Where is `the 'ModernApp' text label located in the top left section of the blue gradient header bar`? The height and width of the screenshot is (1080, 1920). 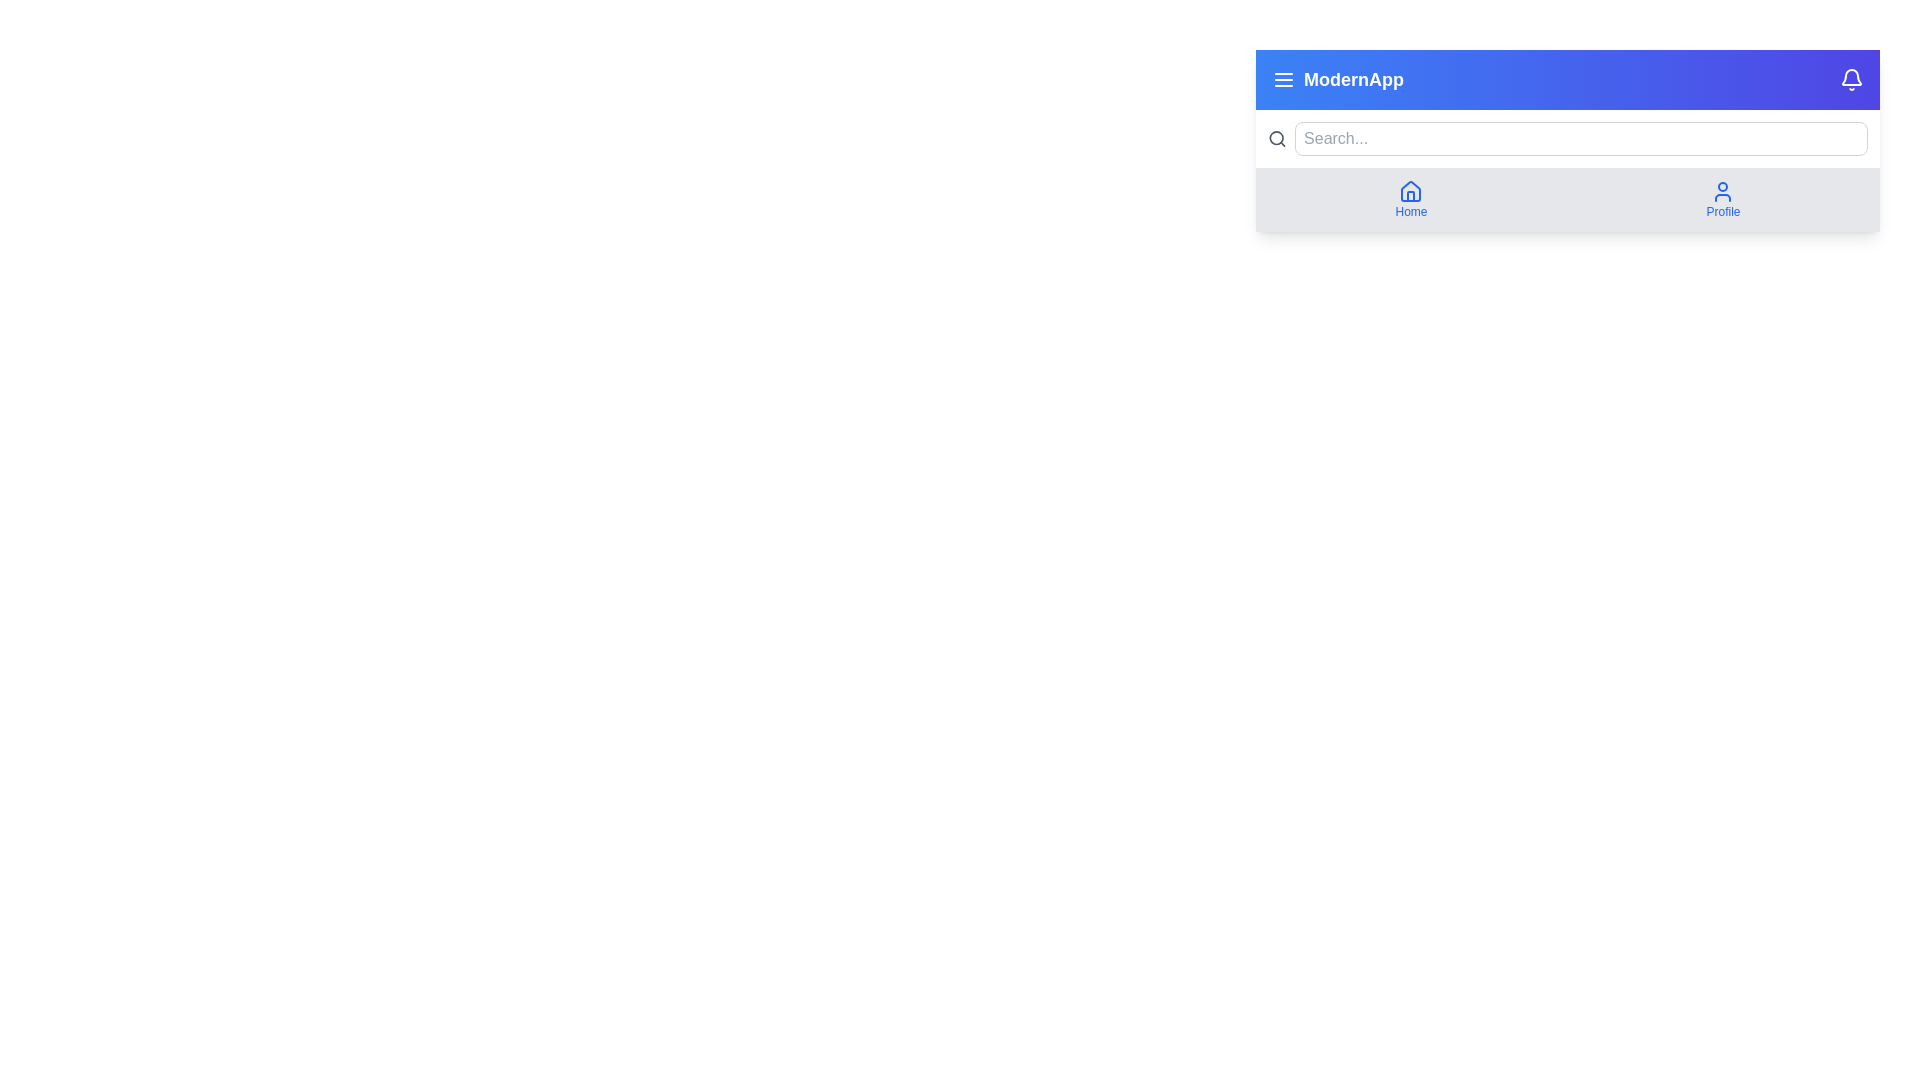 the 'ModernApp' text label located in the top left section of the blue gradient header bar is located at coordinates (1338, 79).